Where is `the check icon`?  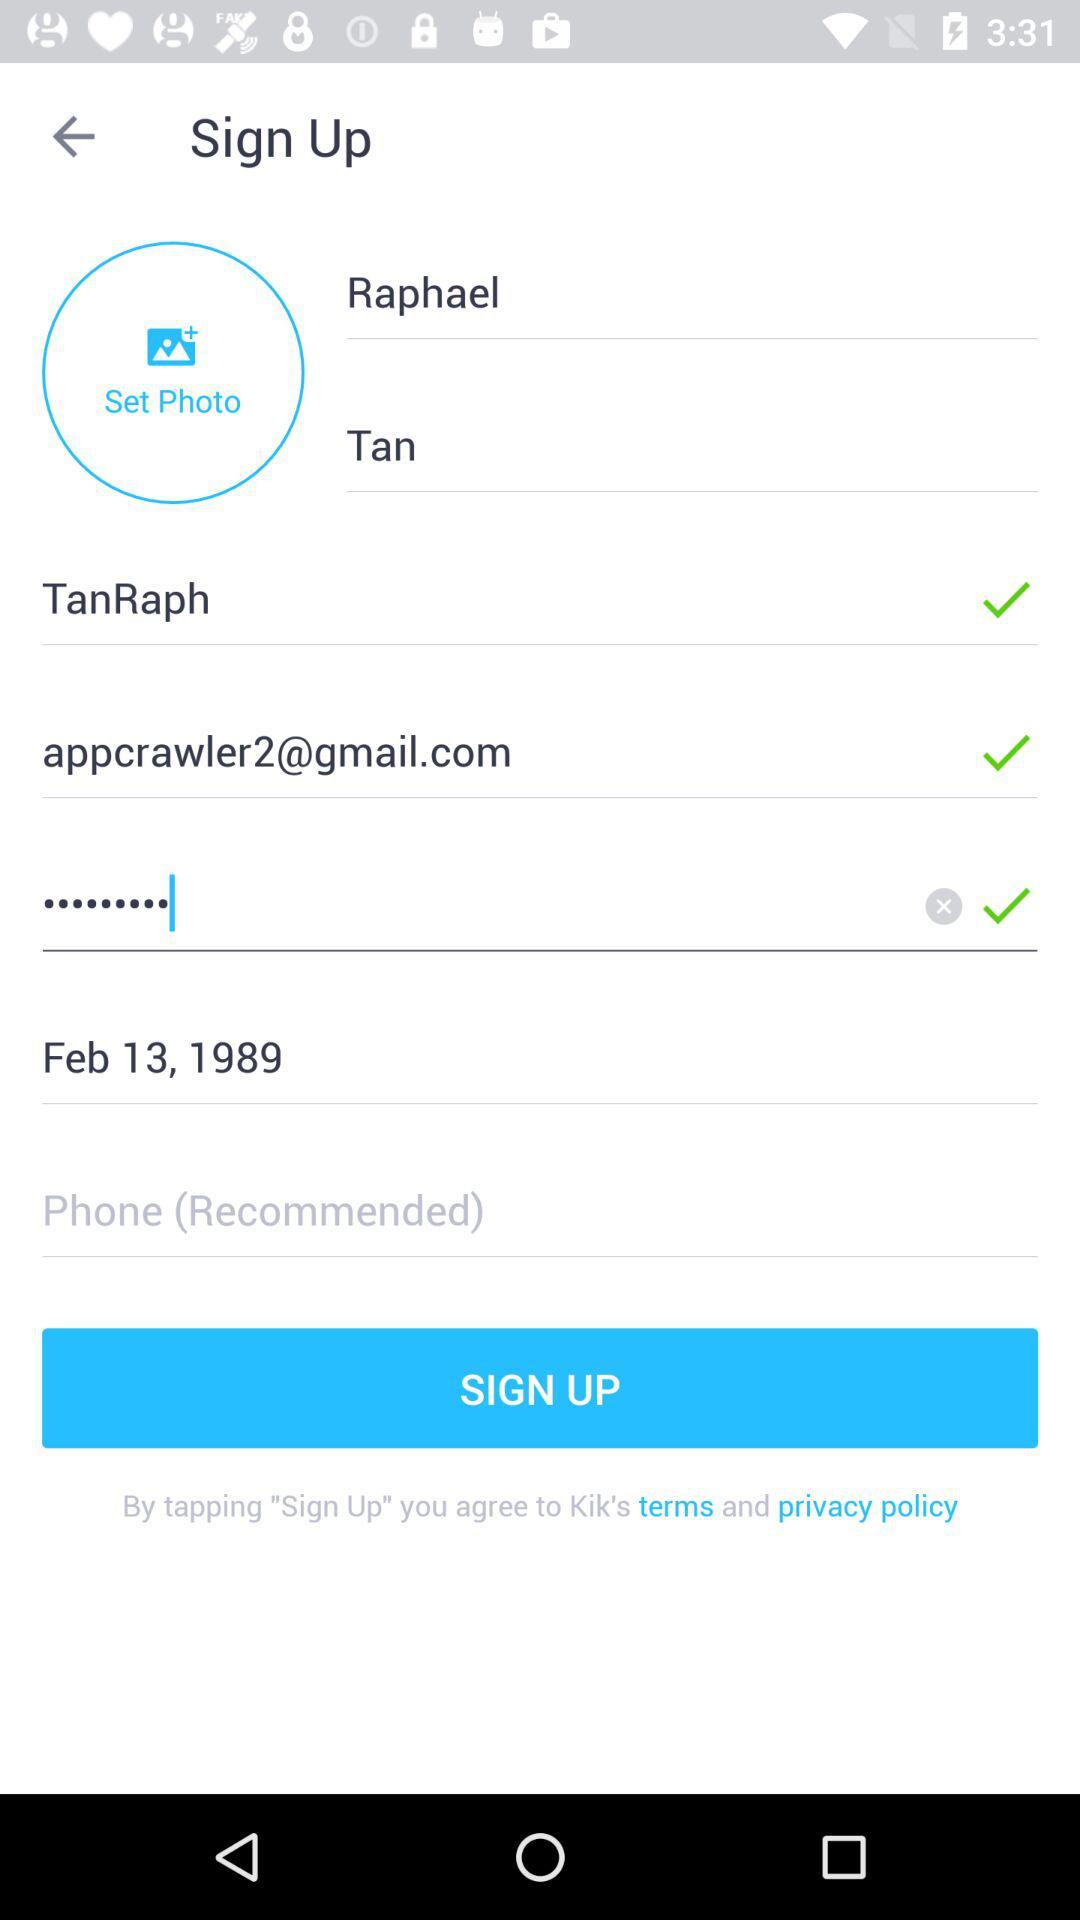 the check icon is located at coordinates (1006, 752).